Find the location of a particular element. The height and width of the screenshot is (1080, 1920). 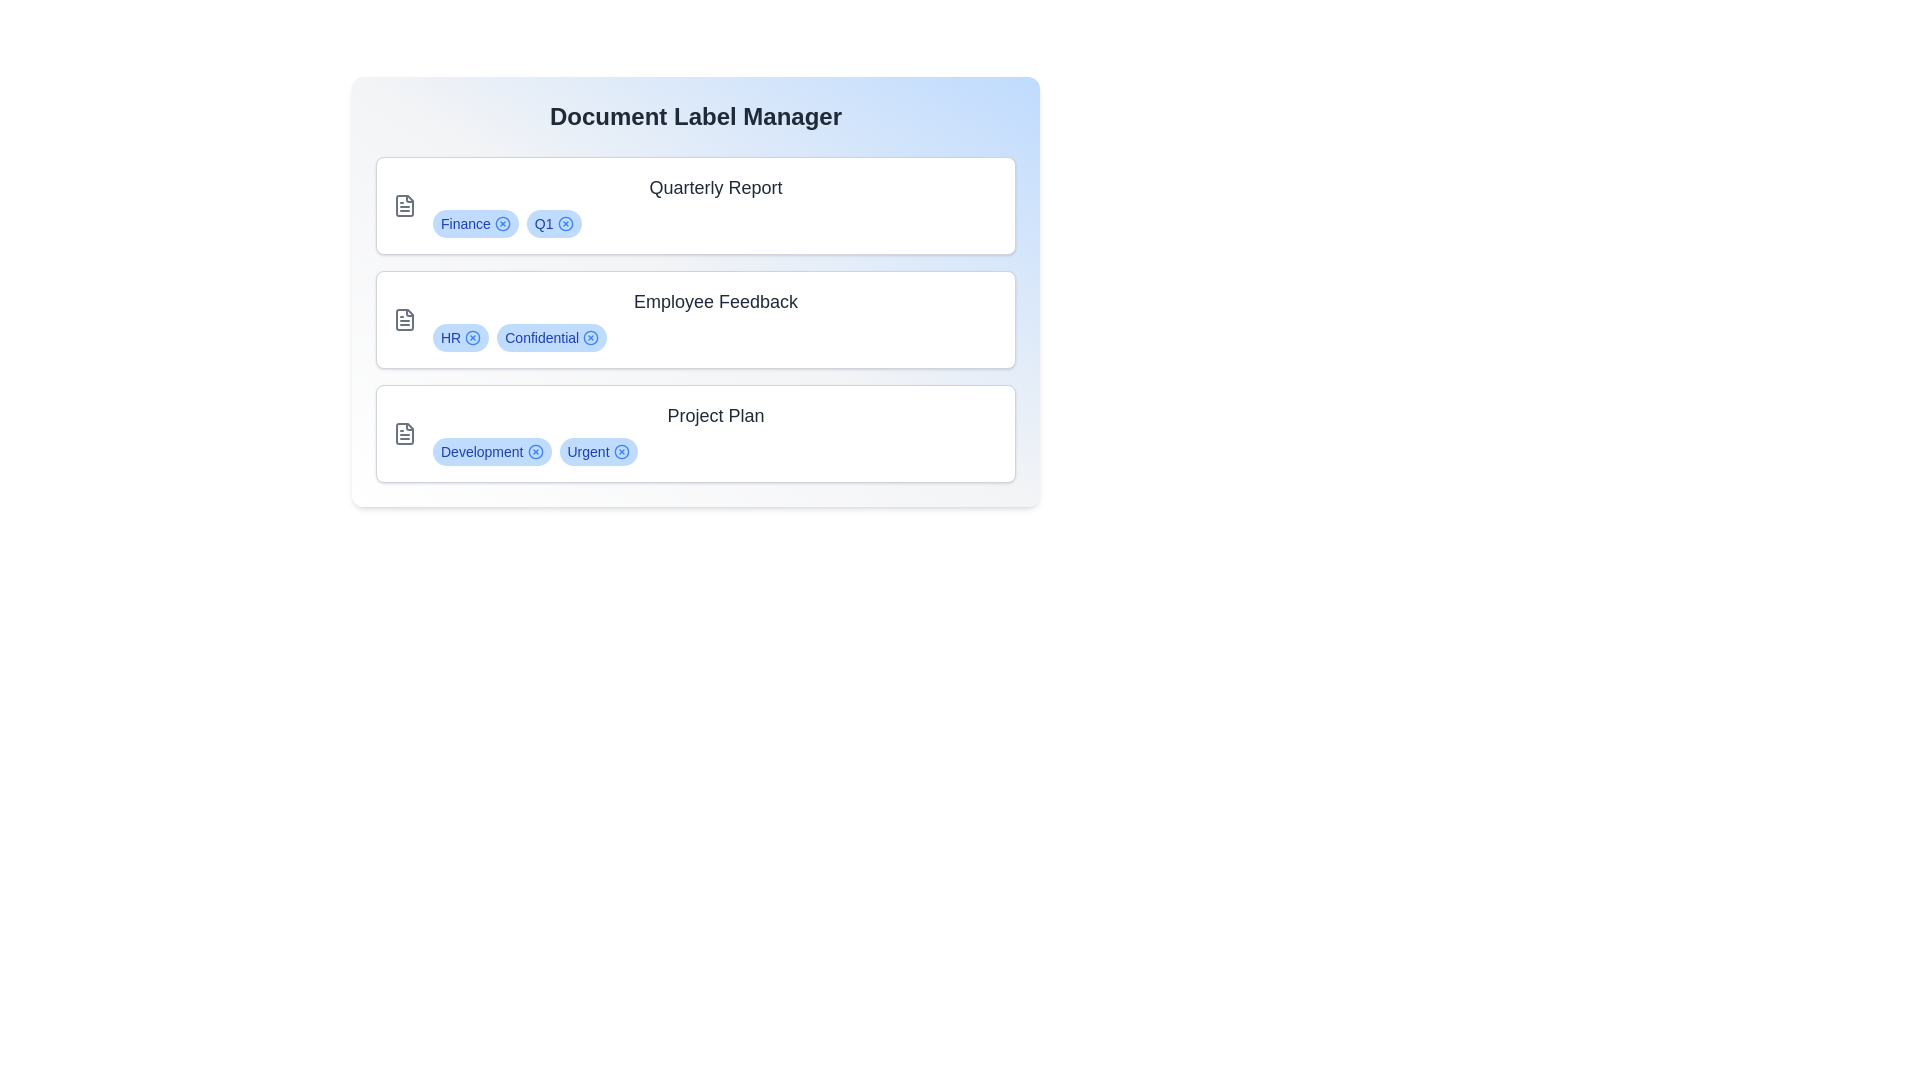

the label Development from the document Project Plan is located at coordinates (534, 451).